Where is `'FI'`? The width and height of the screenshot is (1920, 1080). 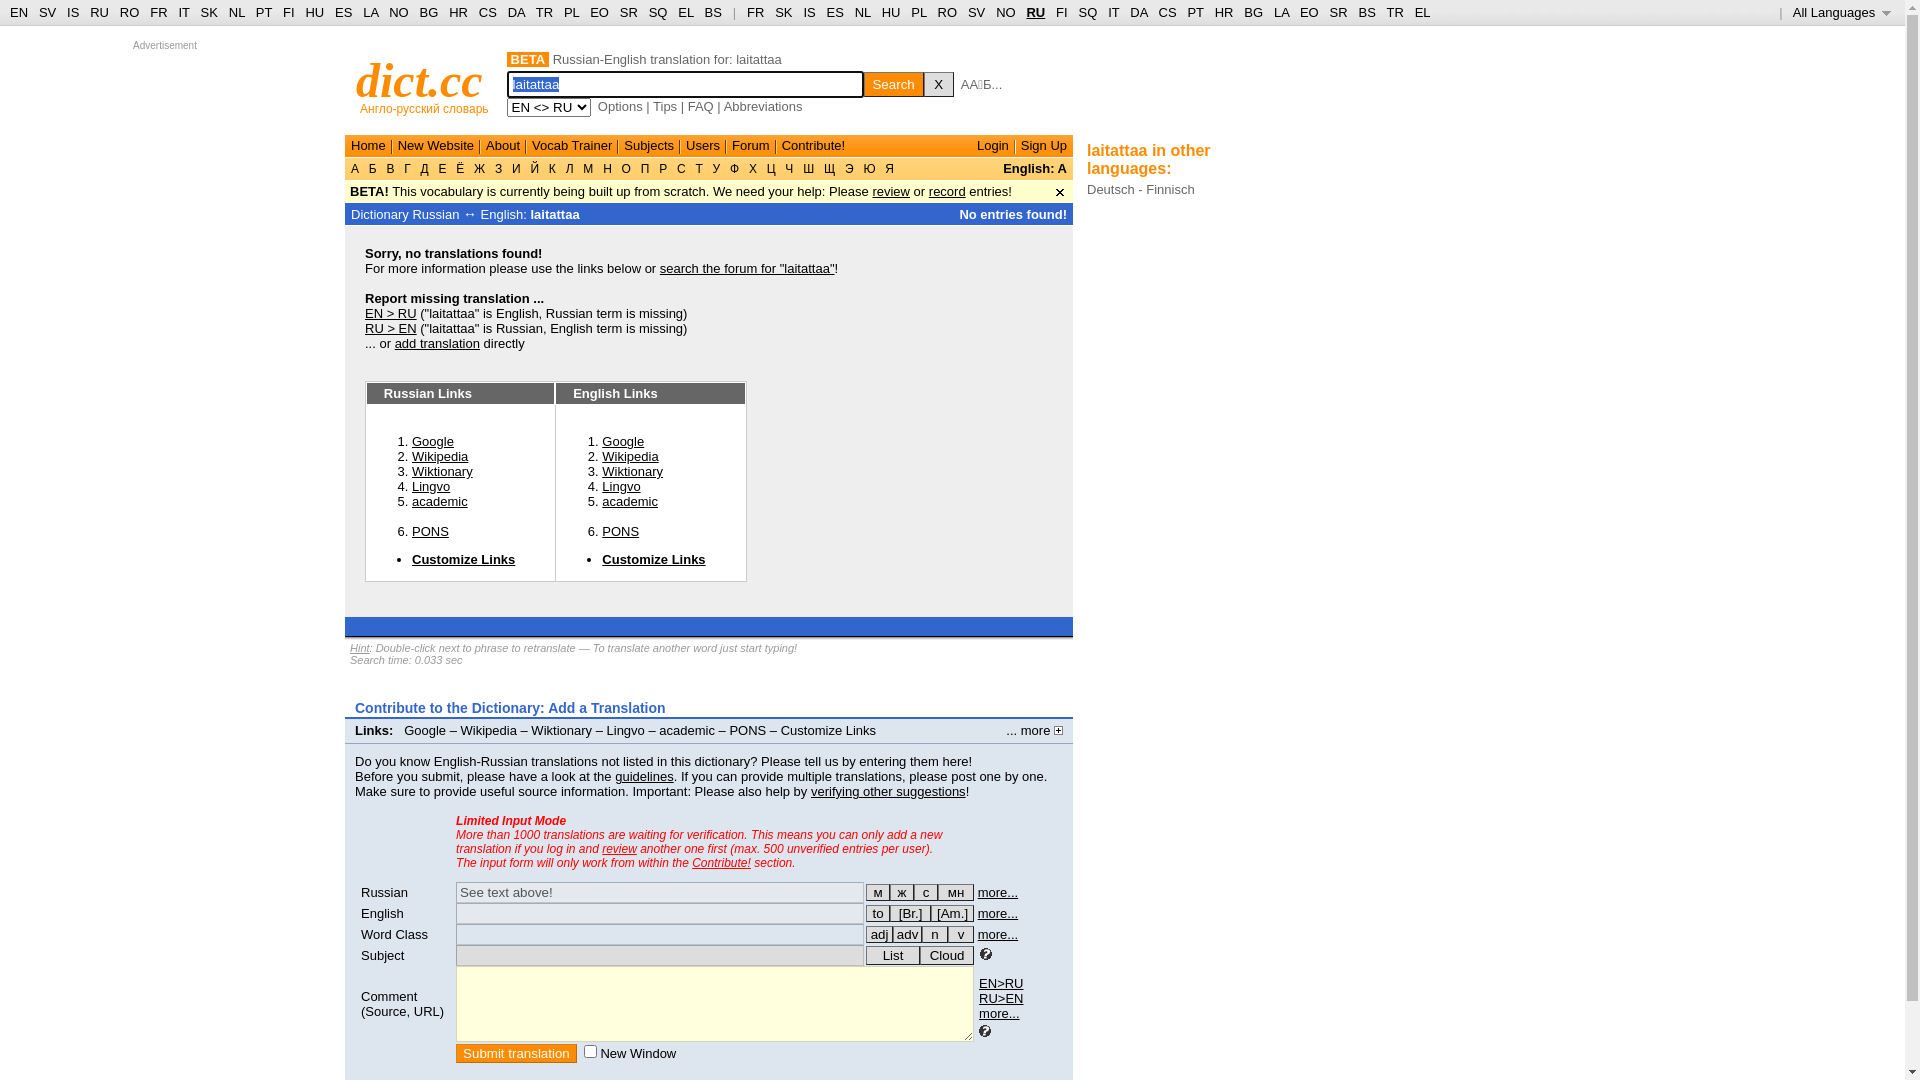 'FI' is located at coordinates (287, 12).